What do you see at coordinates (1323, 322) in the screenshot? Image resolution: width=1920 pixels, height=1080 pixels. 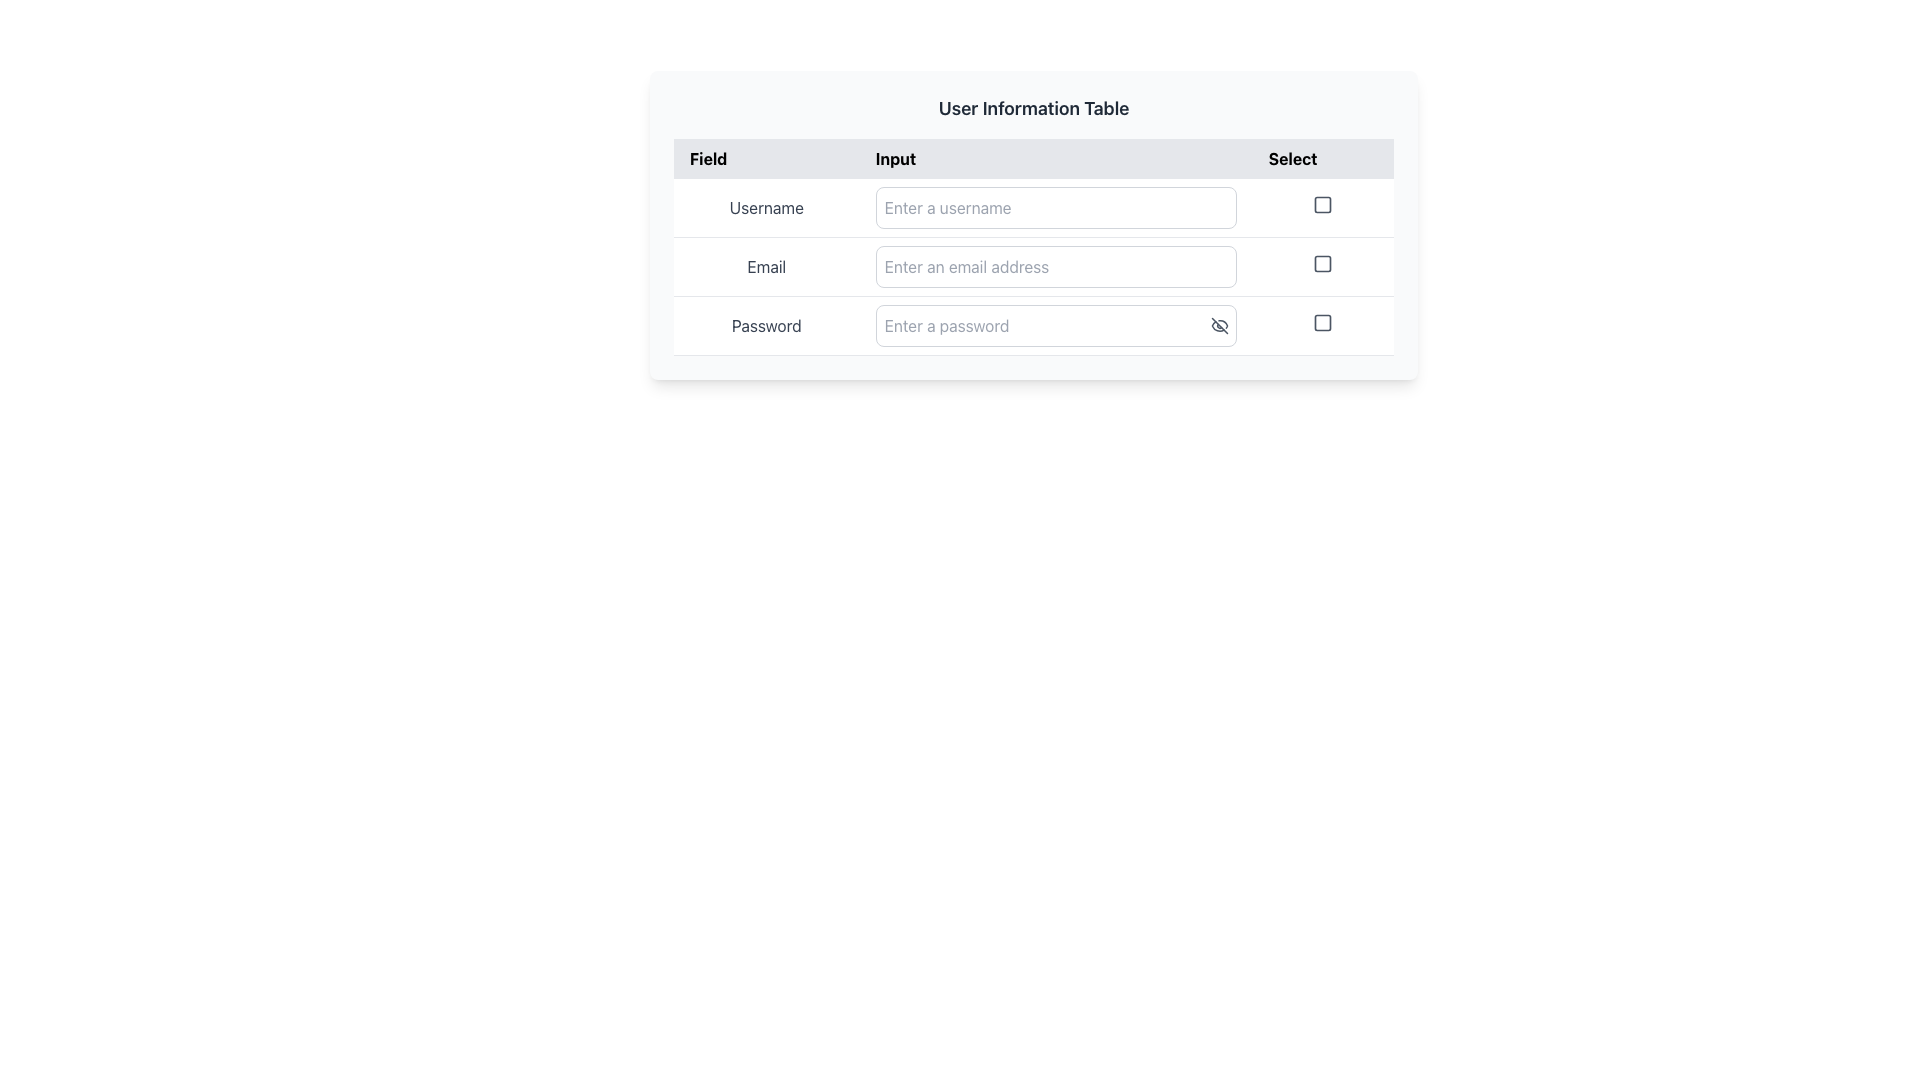 I see `the interactive checkbox or toggle icon located in the bottom row of the table in the 'Select' column corresponding to the 'Password' field` at bounding box center [1323, 322].